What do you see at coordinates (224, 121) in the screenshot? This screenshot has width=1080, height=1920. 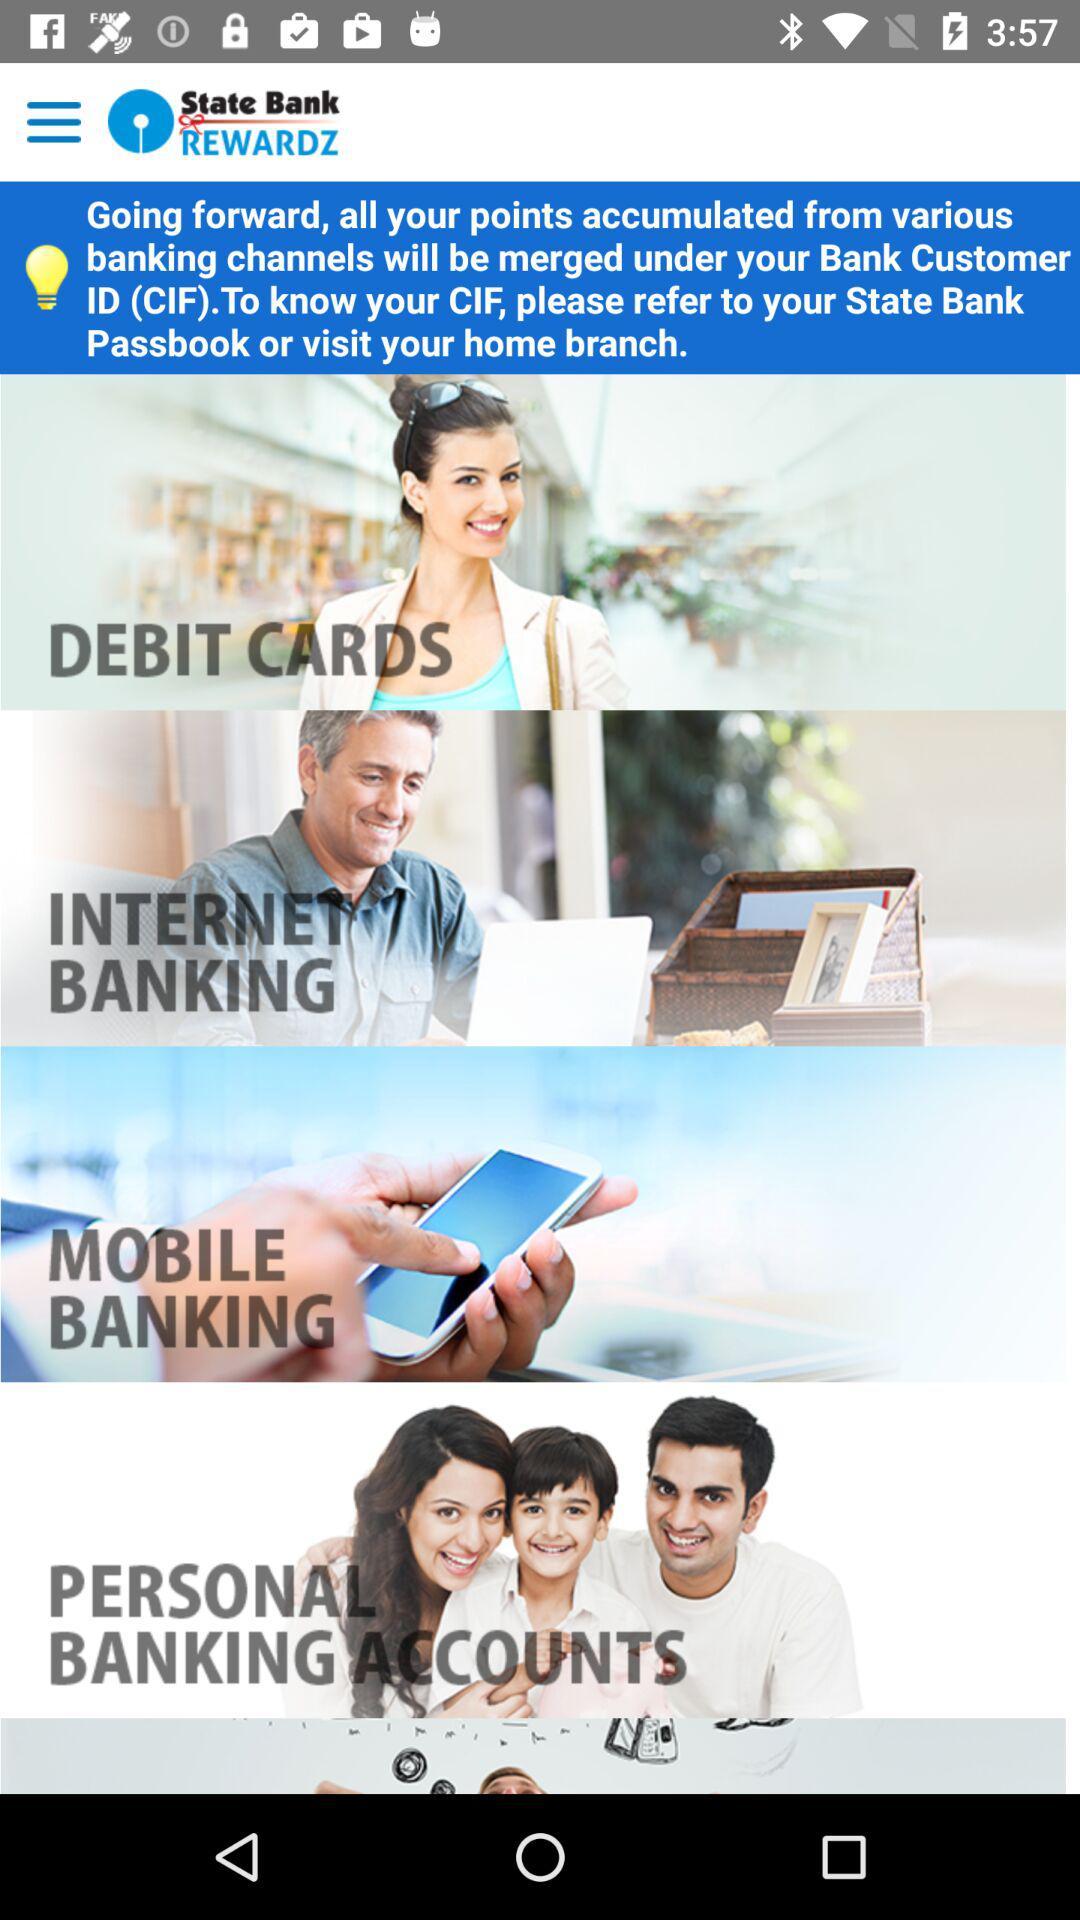 I see `home page` at bounding box center [224, 121].